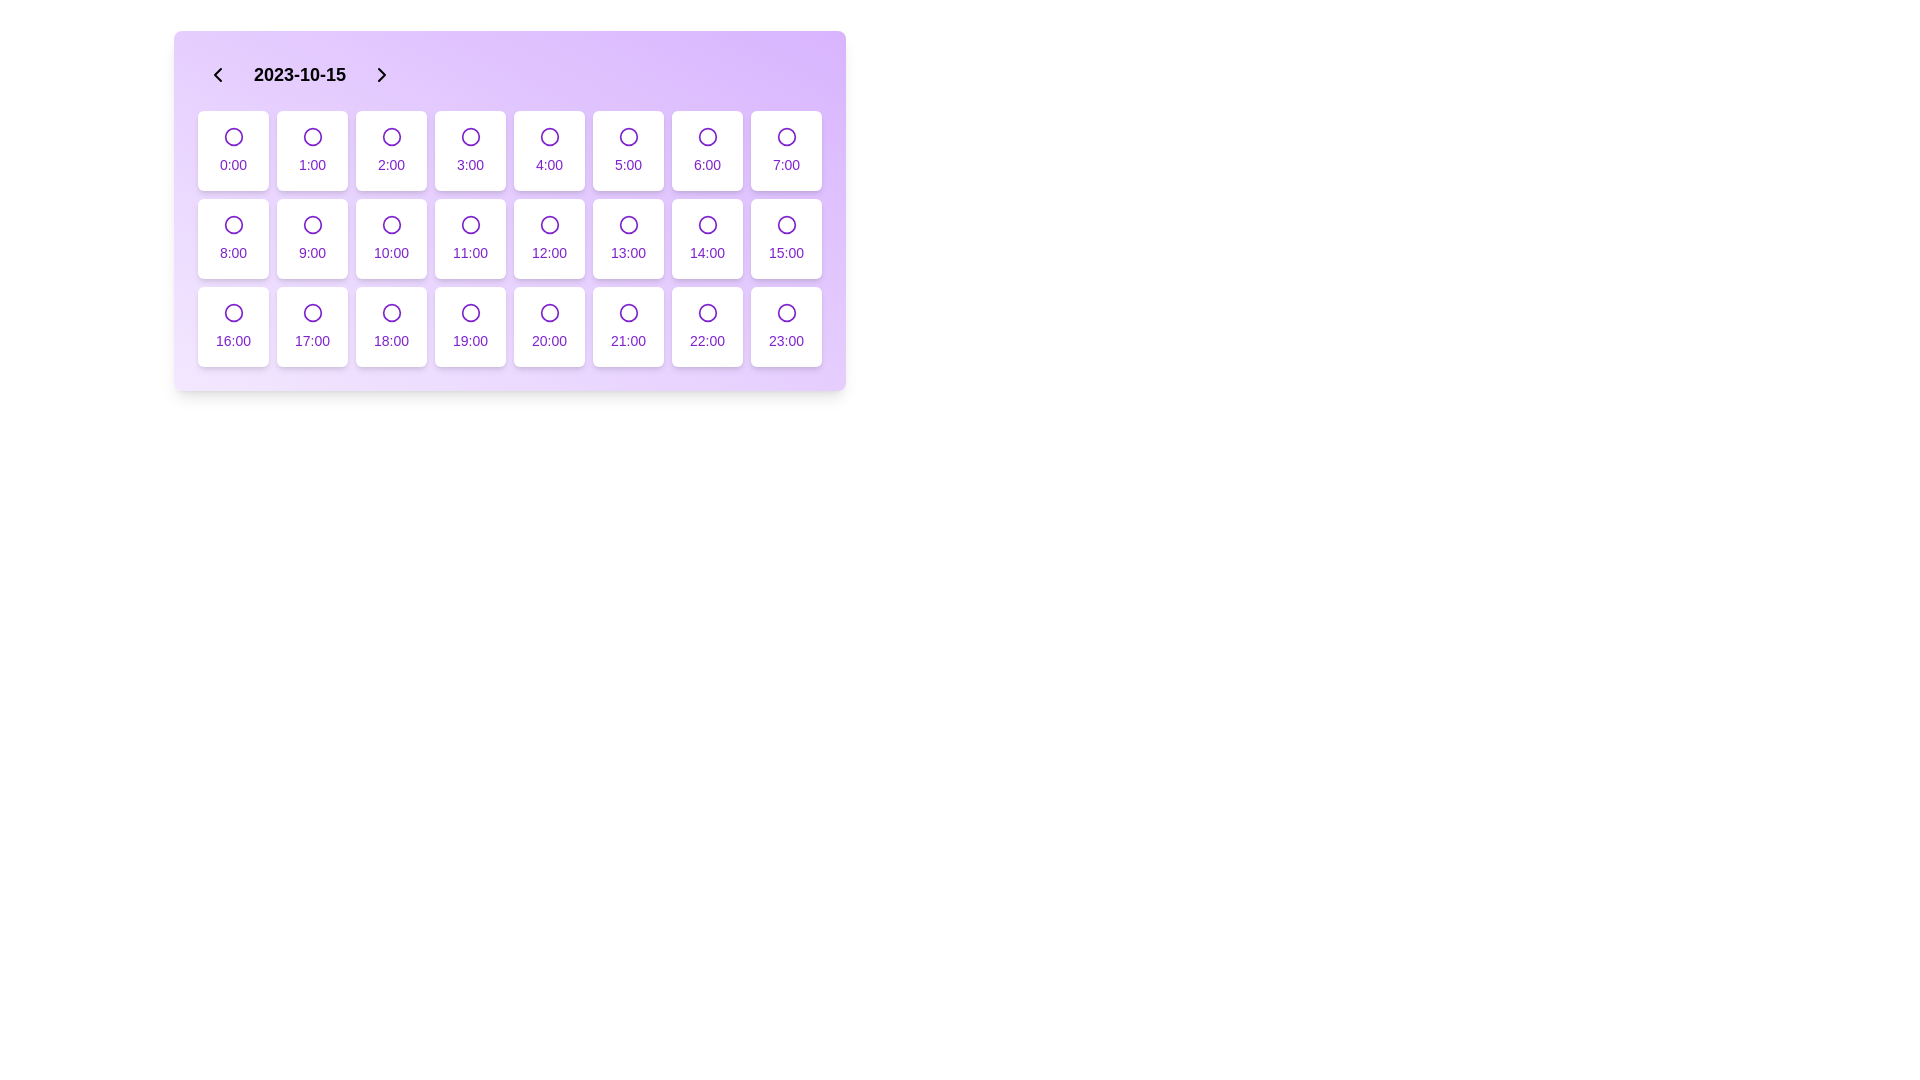 The width and height of the screenshot is (1920, 1080). Describe the element at coordinates (549, 224) in the screenshot. I see `the circular graphic element representing the '12:00' time slot in the grid of time slots, located in the 3rd row and 5th column` at that location.